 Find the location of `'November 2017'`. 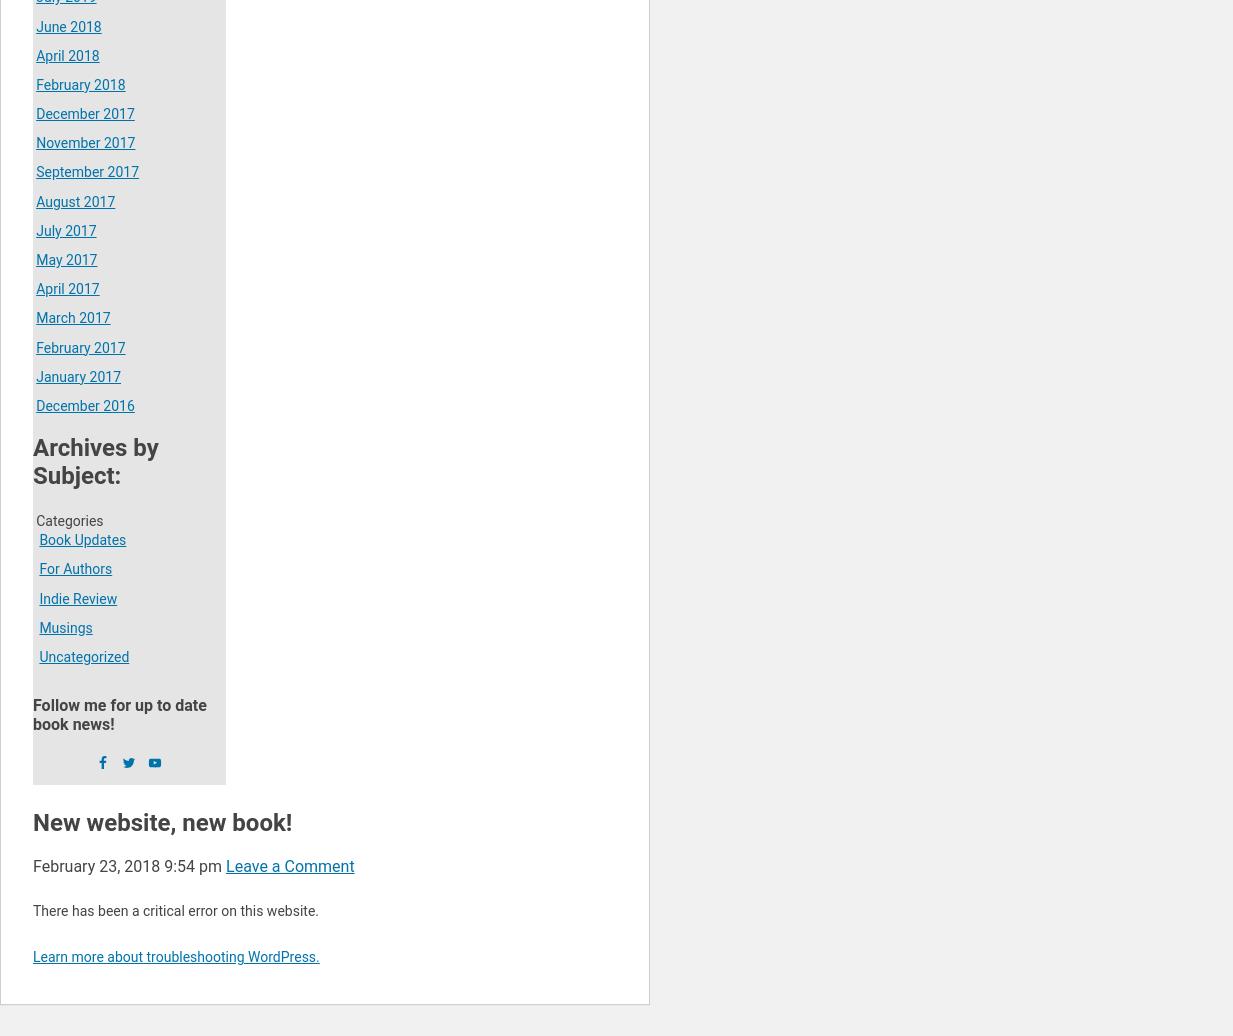

'November 2017' is located at coordinates (84, 142).